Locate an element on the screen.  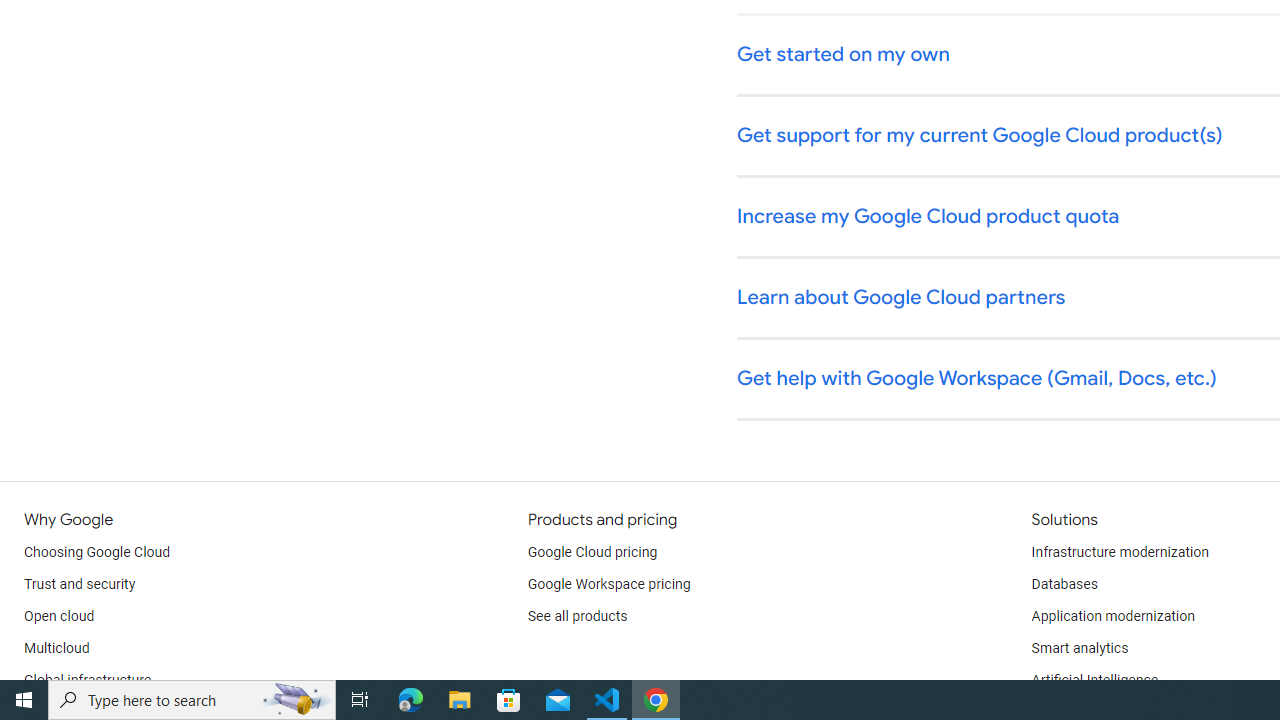
'Choosing Google Cloud' is located at coordinates (96, 552).